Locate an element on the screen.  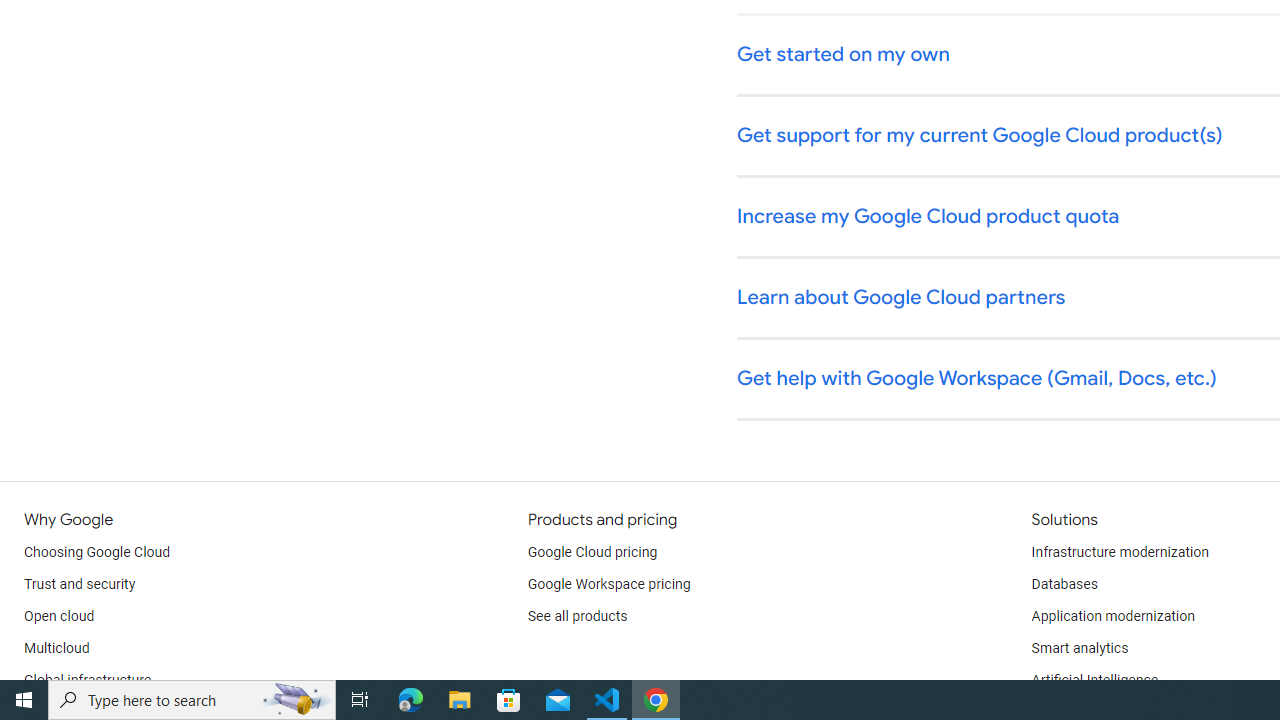
'Choosing Google Cloud' is located at coordinates (96, 552).